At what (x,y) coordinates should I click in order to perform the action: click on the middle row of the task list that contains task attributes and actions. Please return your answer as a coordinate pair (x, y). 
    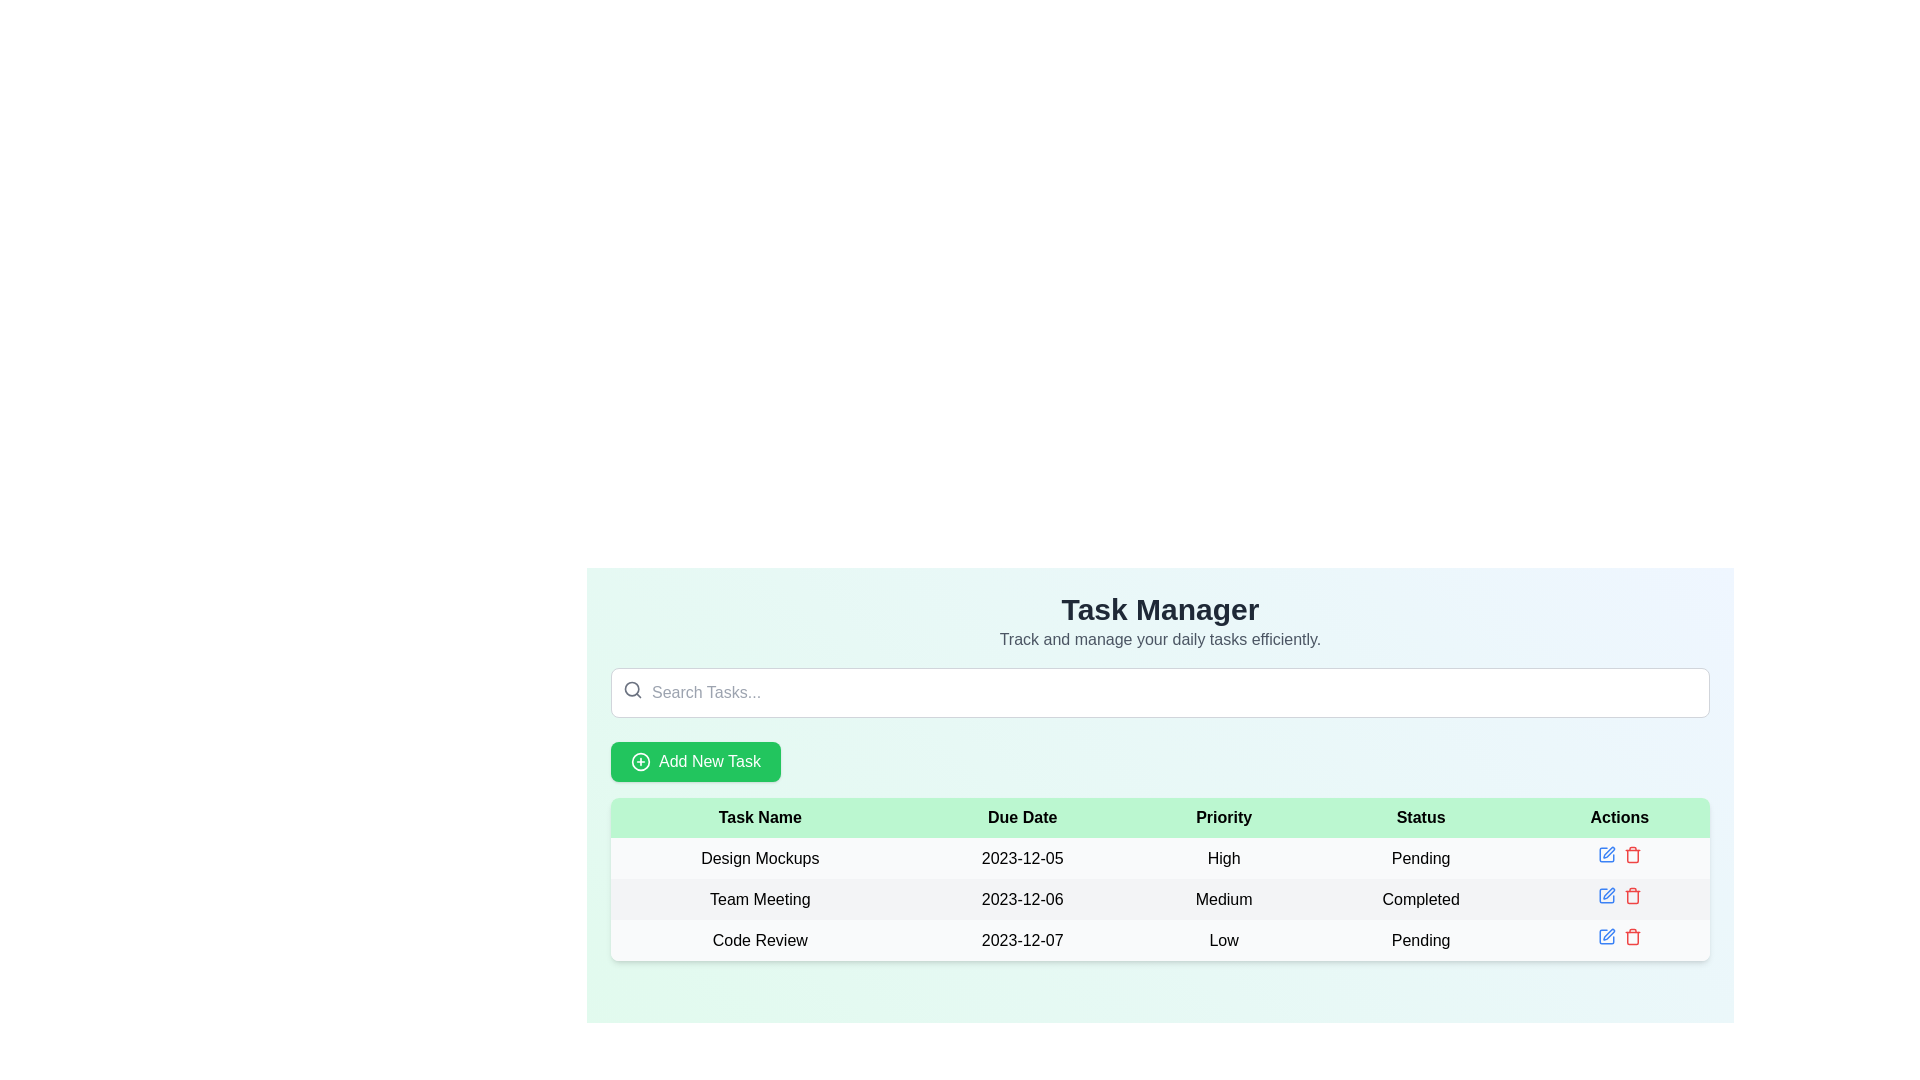
    Looking at the image, I should click on (1160, 898).